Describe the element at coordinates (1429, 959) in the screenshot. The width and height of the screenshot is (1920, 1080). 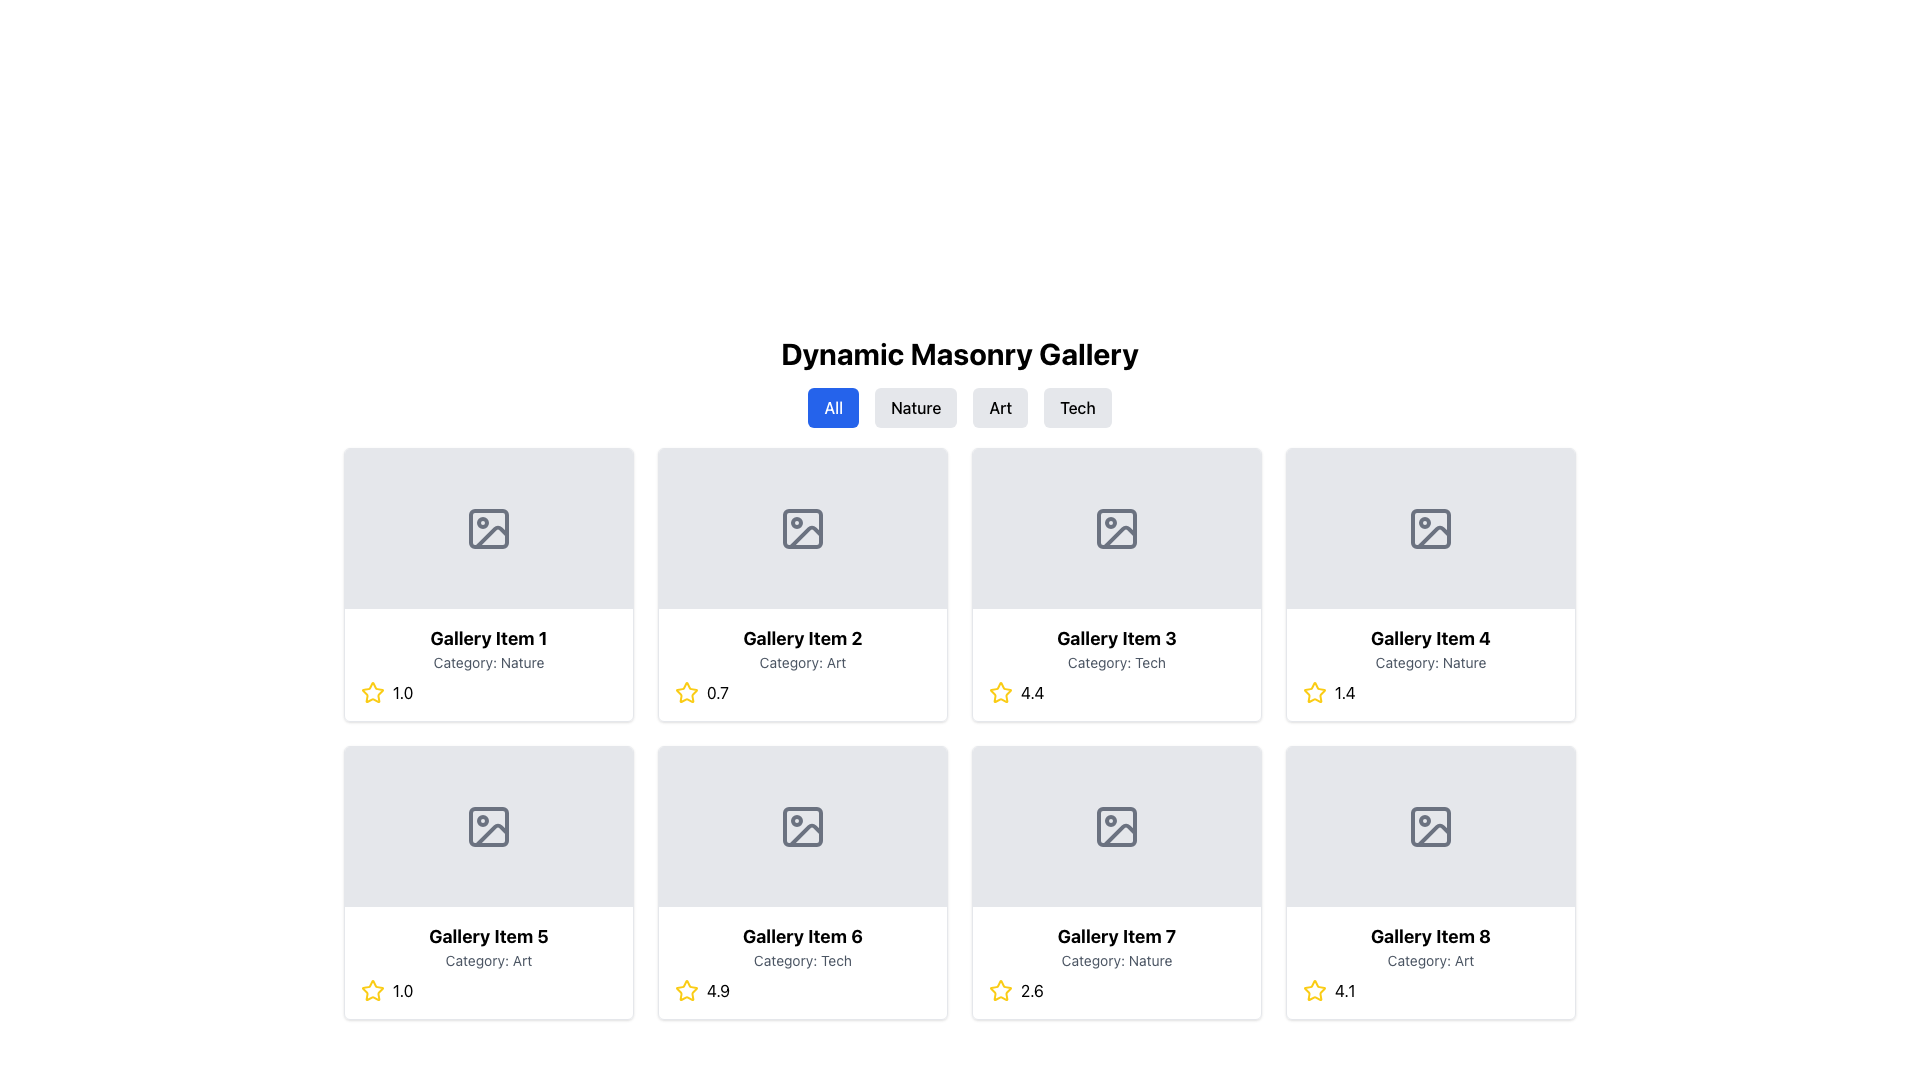
I see `the text label that reads 'Category: Art', which is styled in a small font size and gray color, located directly below the heading 'Gallery Item 8' in the details section of the 'Gallery Item 8' card` at that location.